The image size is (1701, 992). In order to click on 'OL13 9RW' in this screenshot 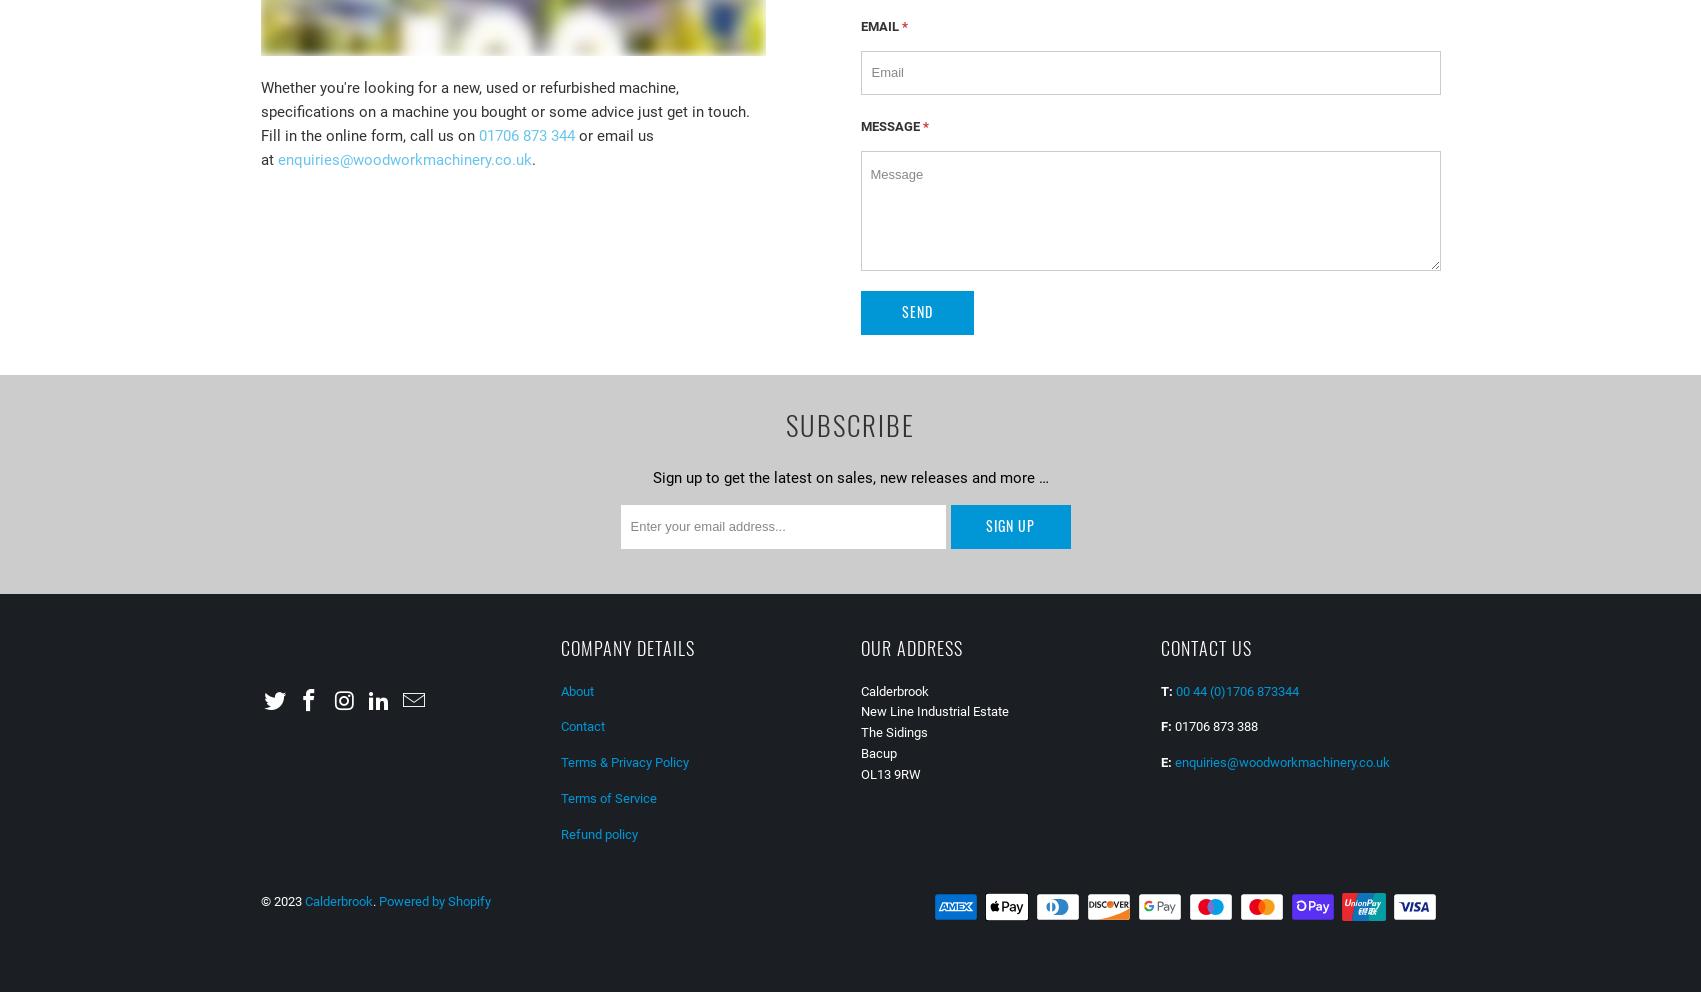, I will do `click(888, 772)`.